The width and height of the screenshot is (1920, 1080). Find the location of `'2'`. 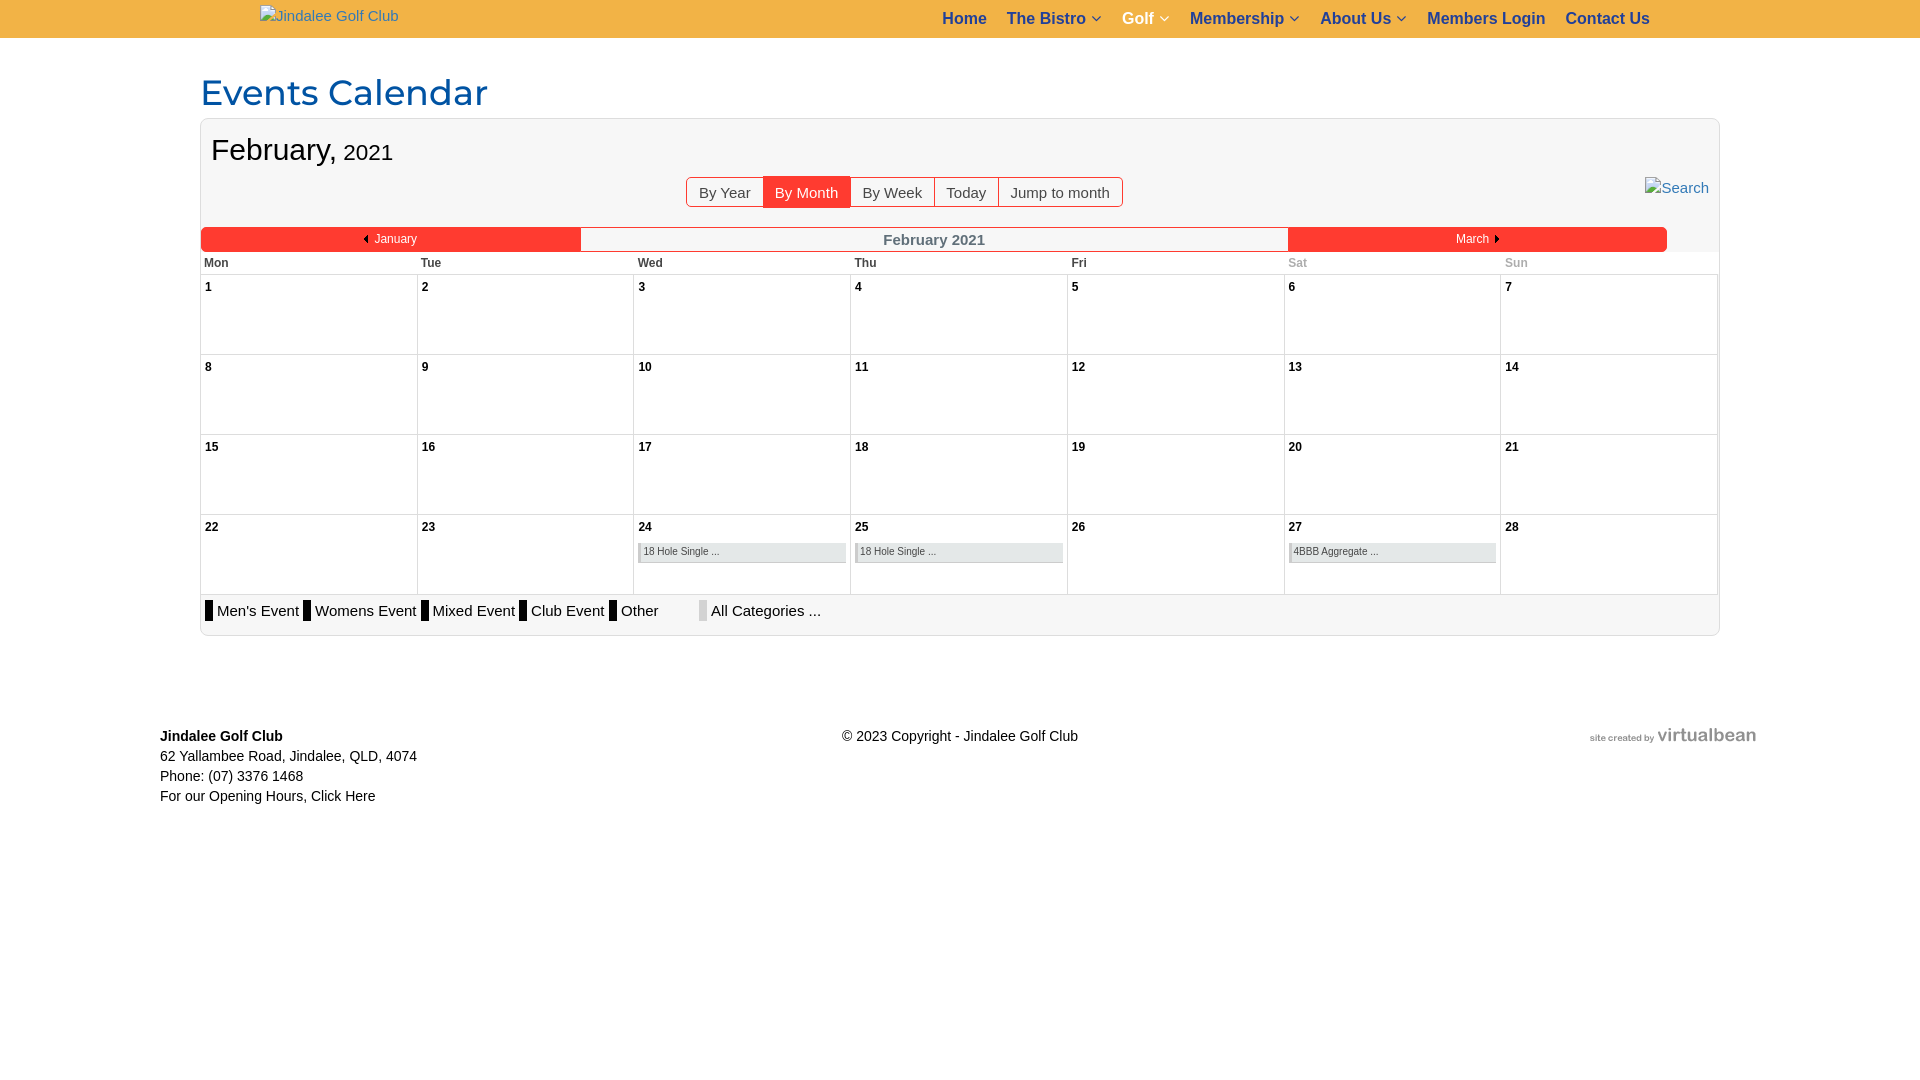

'2' is located at coordinates (424, 286).